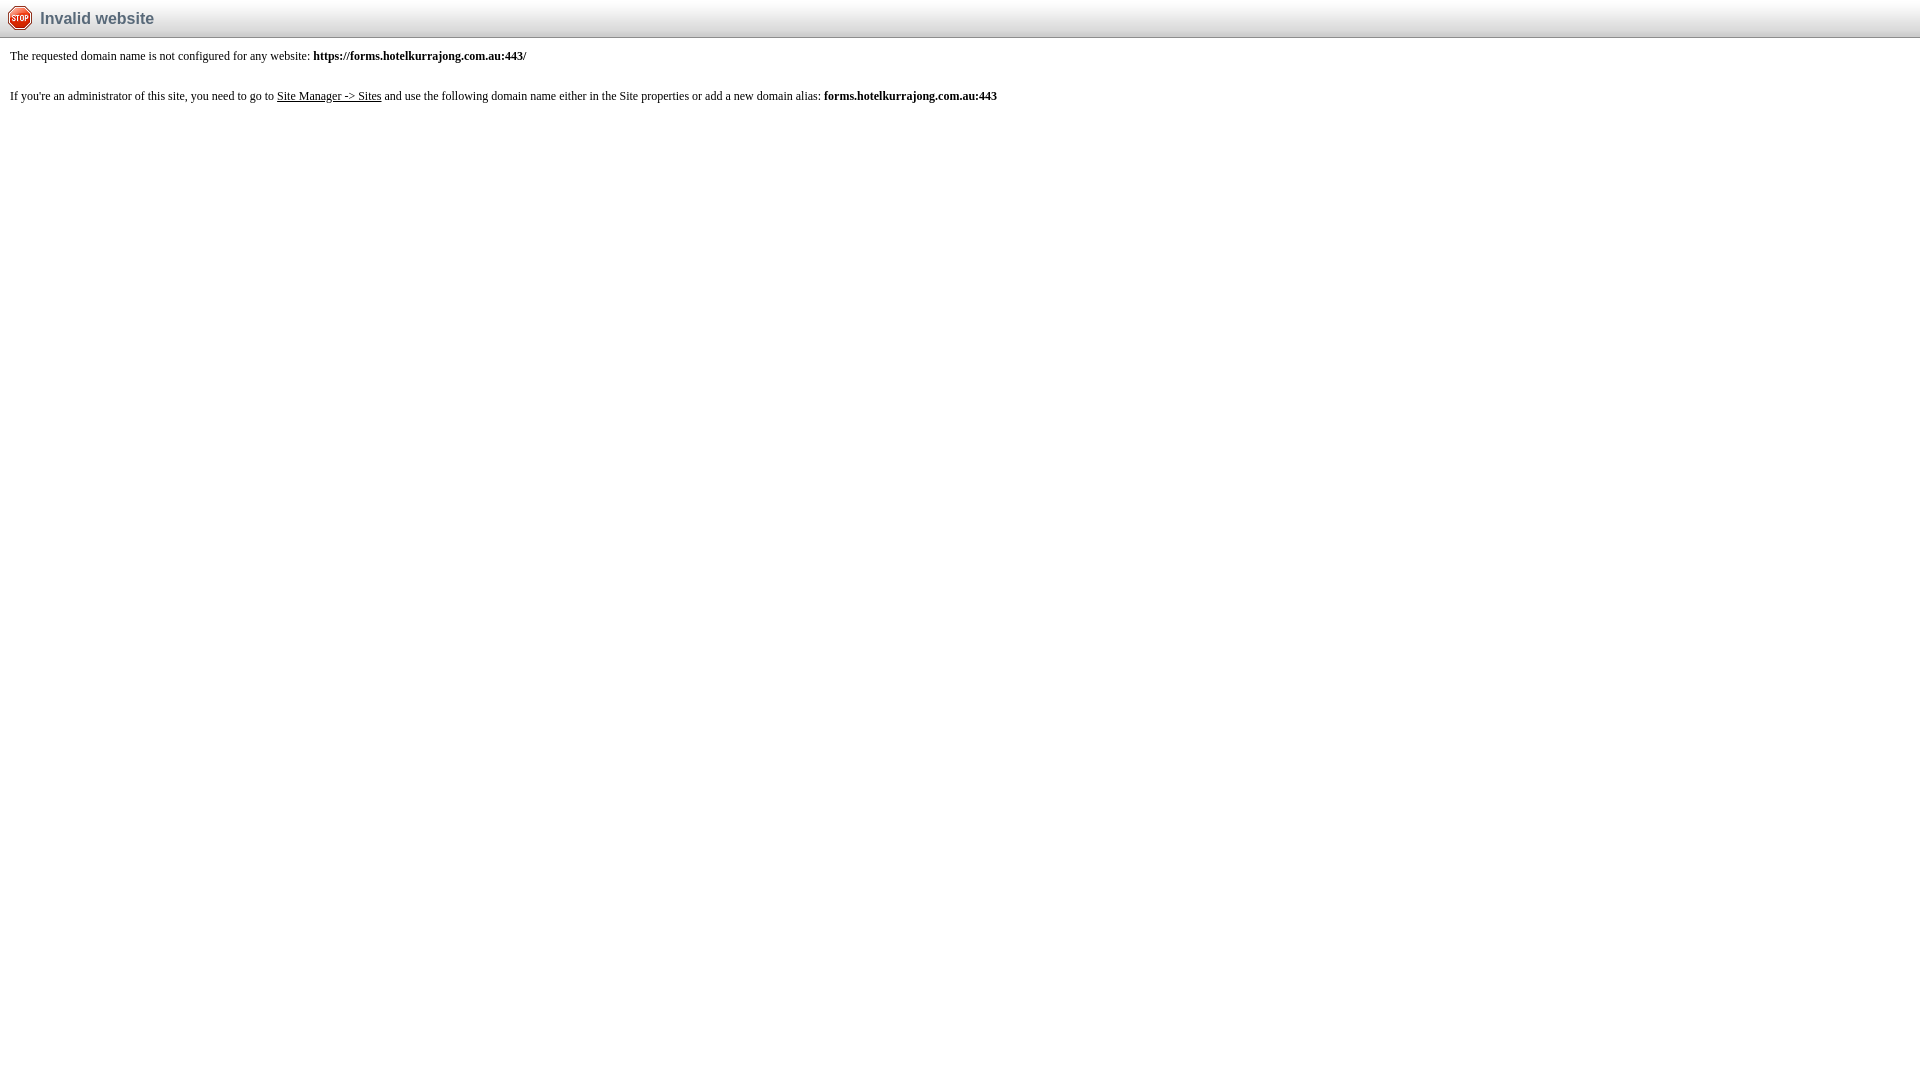 The height and width of the screenshot is (1080, 1920). Describe the element at coordinates (329, 96) in the screenshot. I see `'Site Manager -> Sites'` at that location.